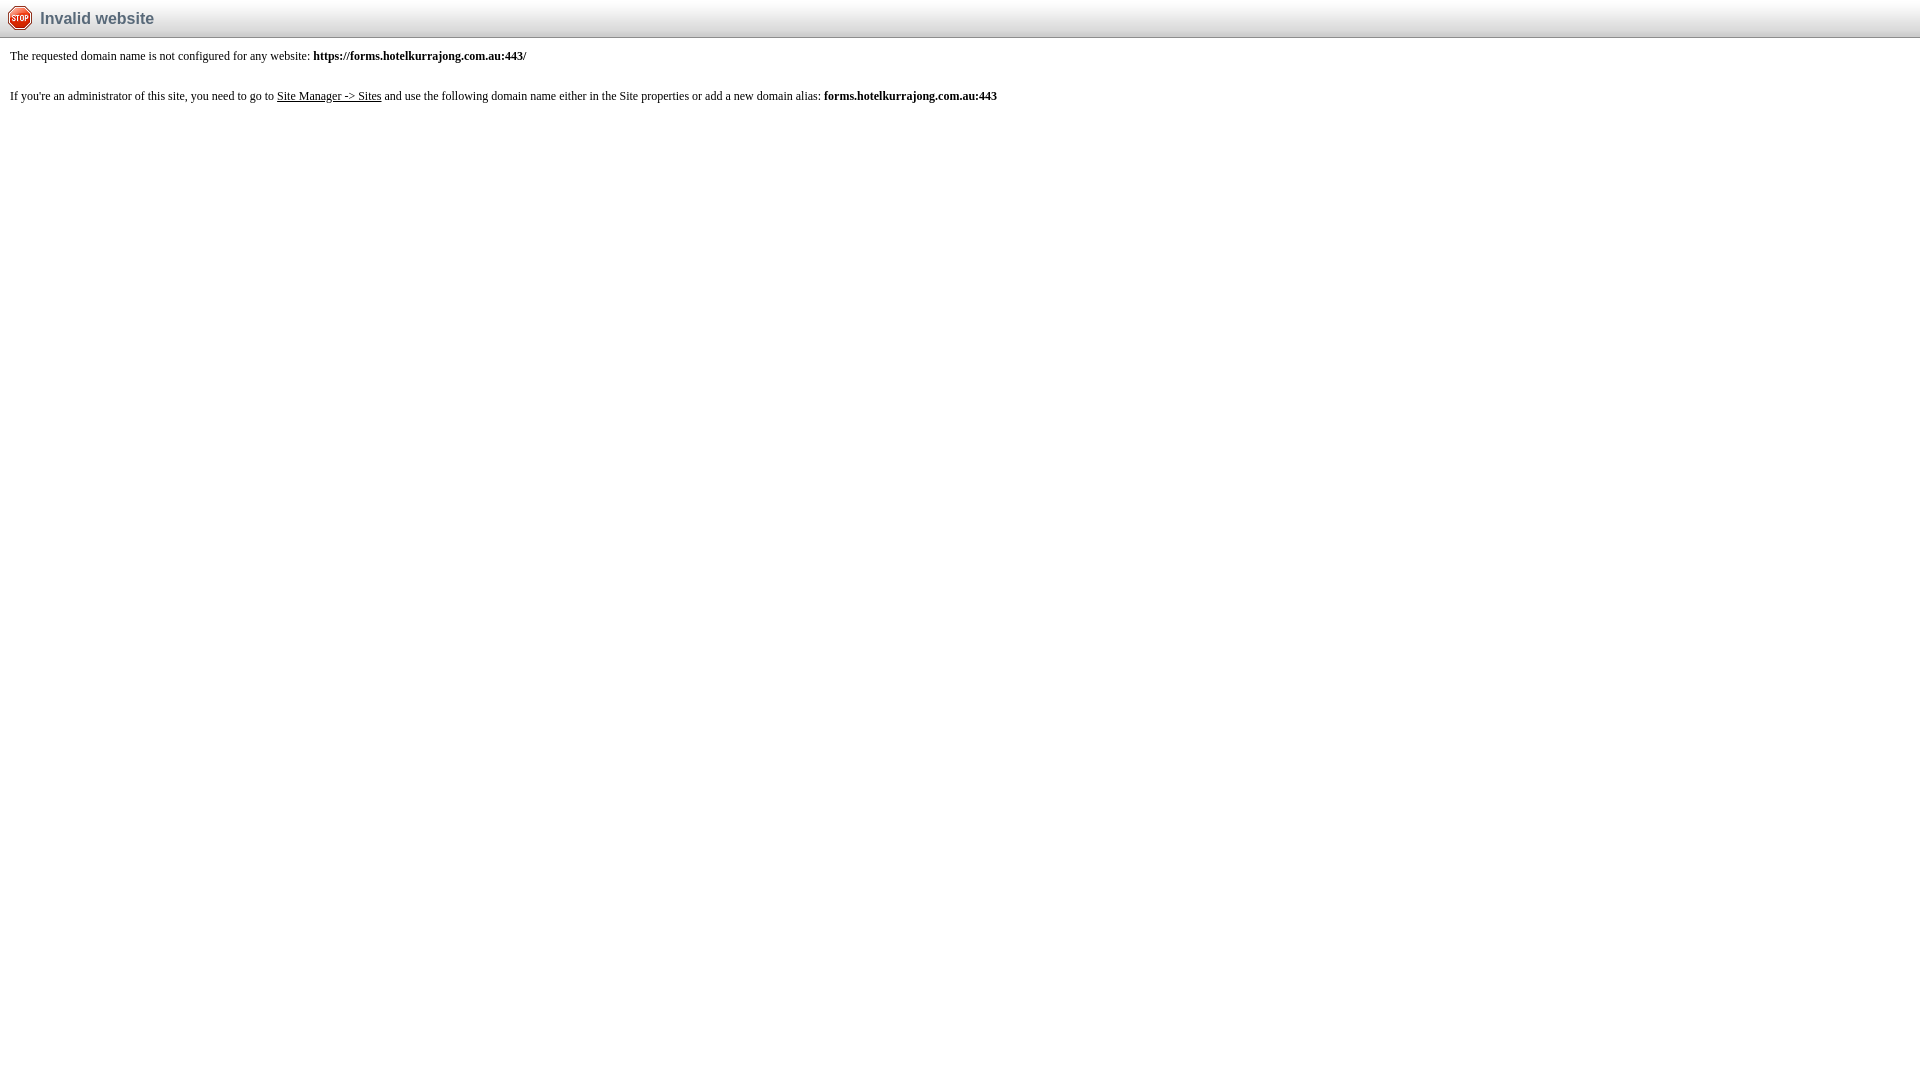 The height and width of the screenshot is (1080, 1920). Describe the element at coordinates (329, 96) in the screenshot. I see `'Site Manager -> Sites'` at that location.